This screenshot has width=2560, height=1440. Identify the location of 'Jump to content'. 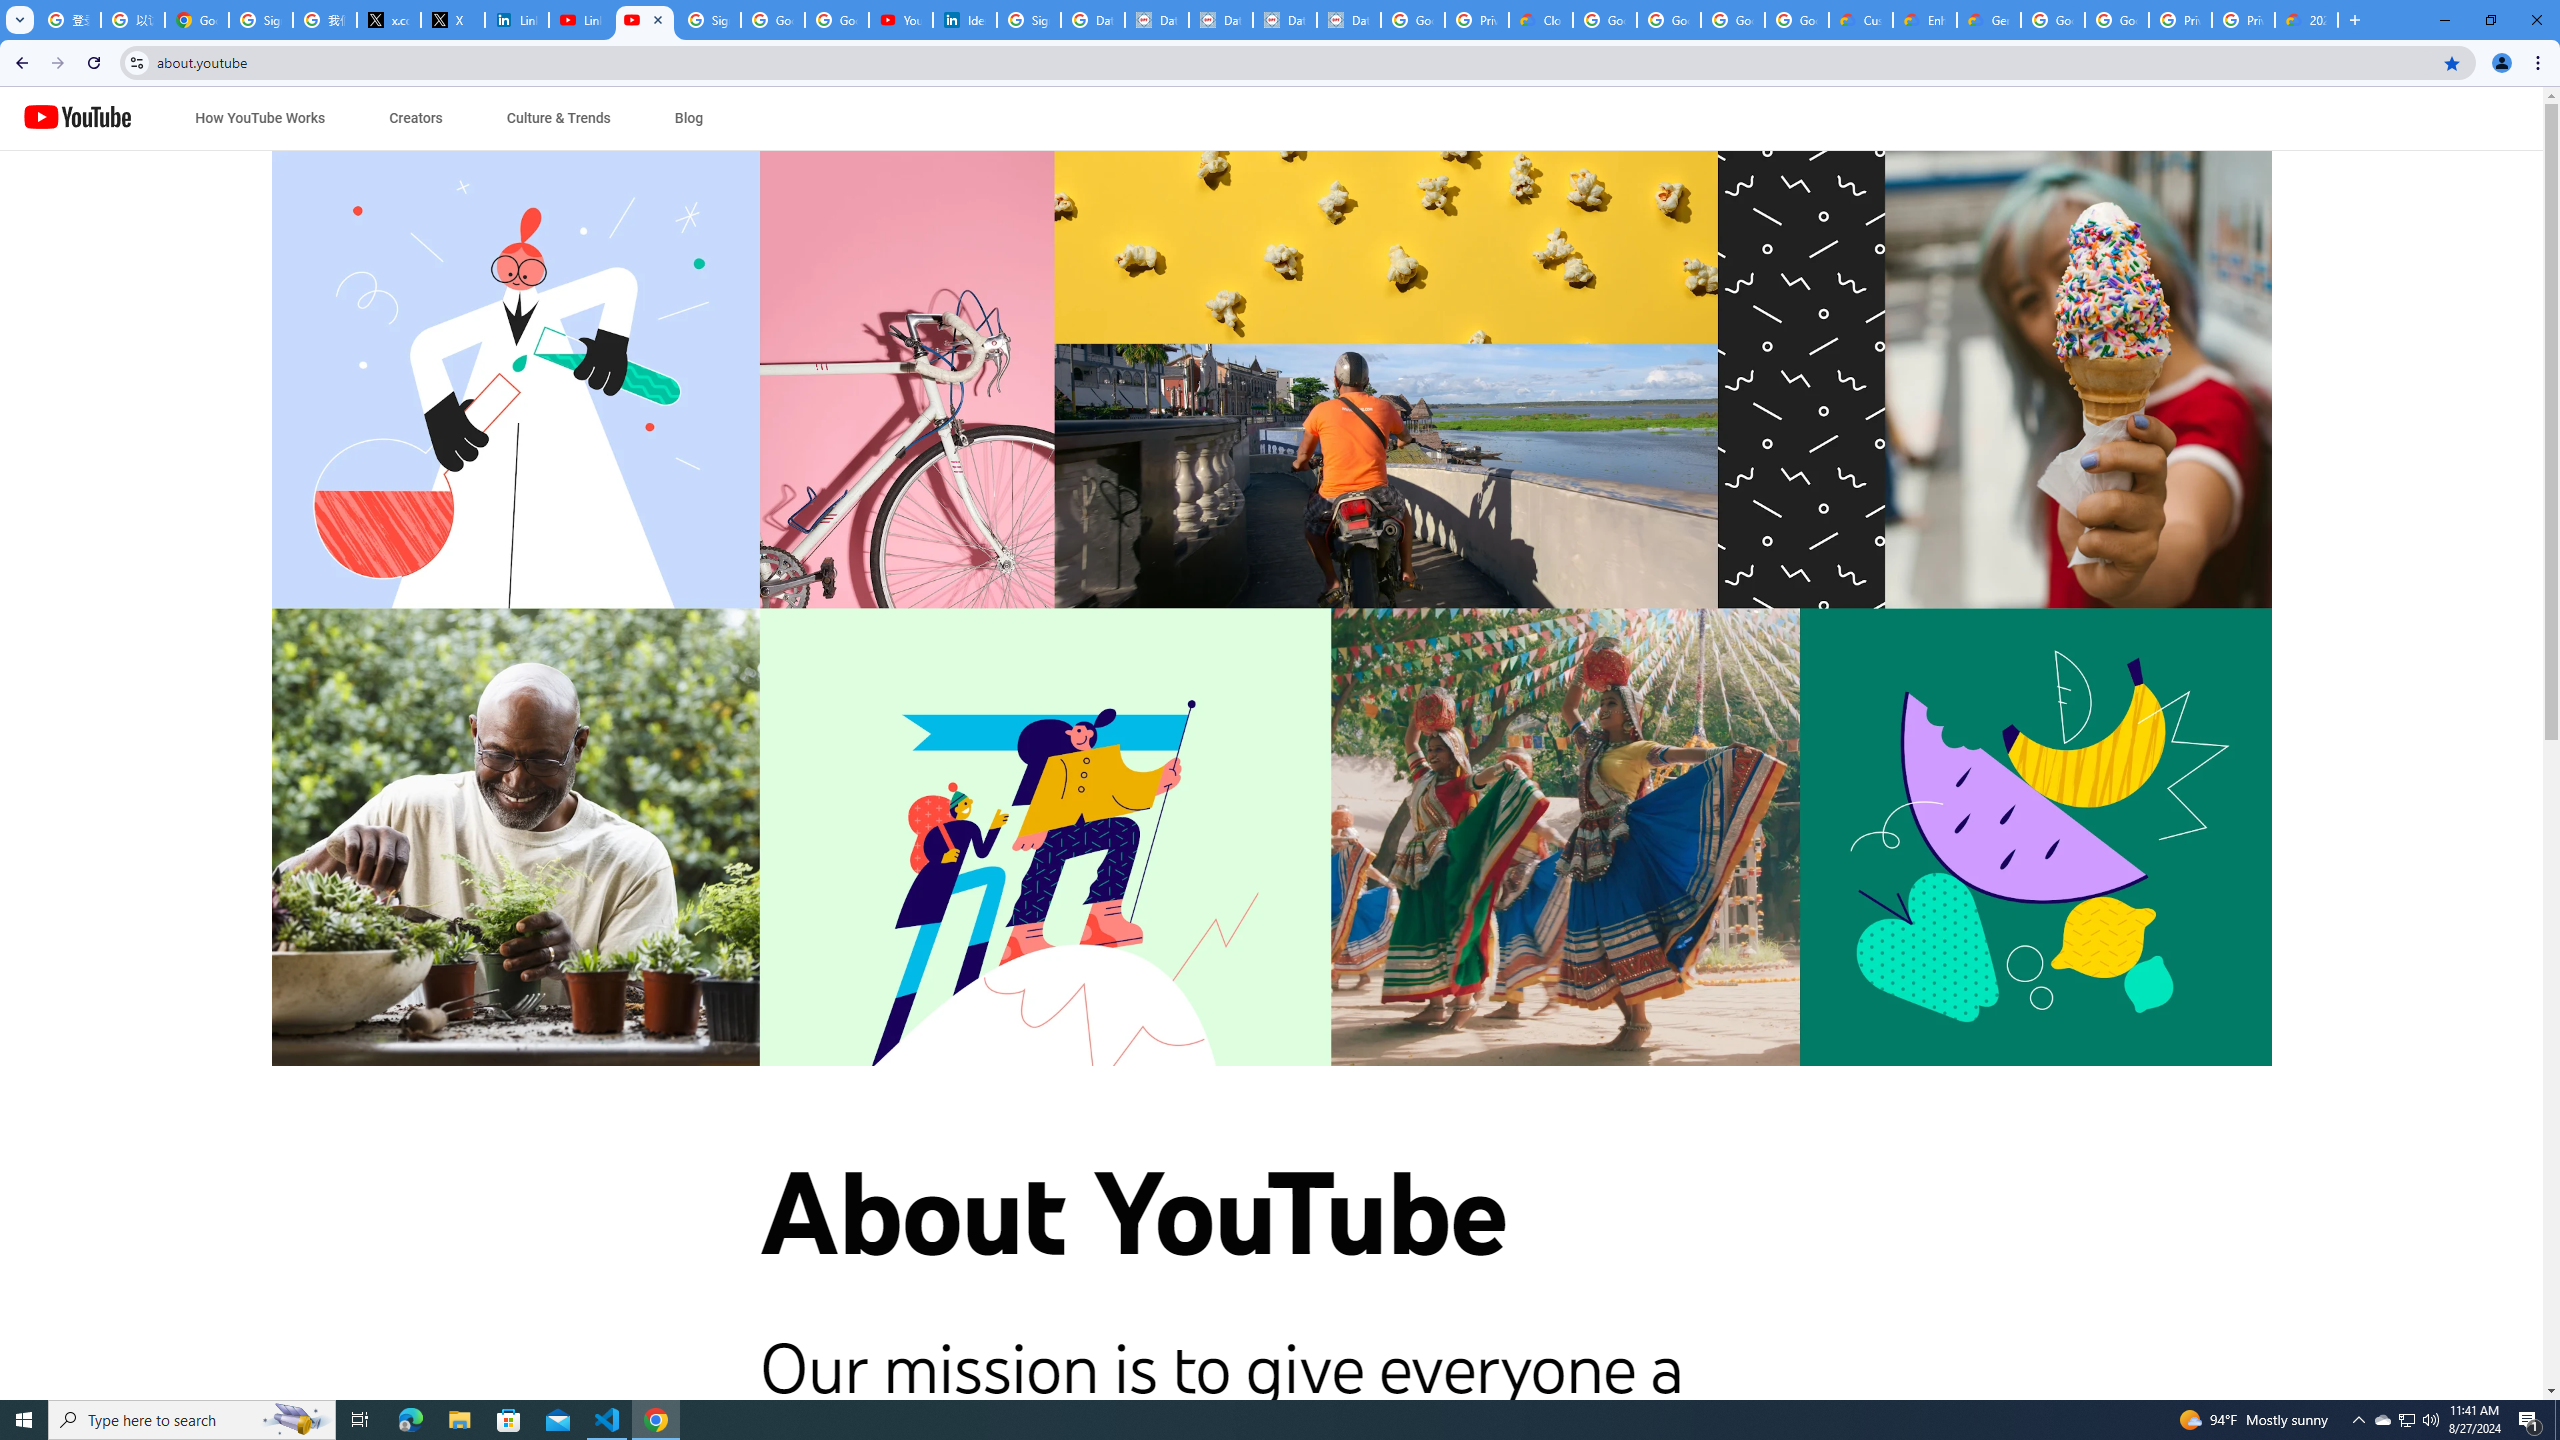
(186, 118).